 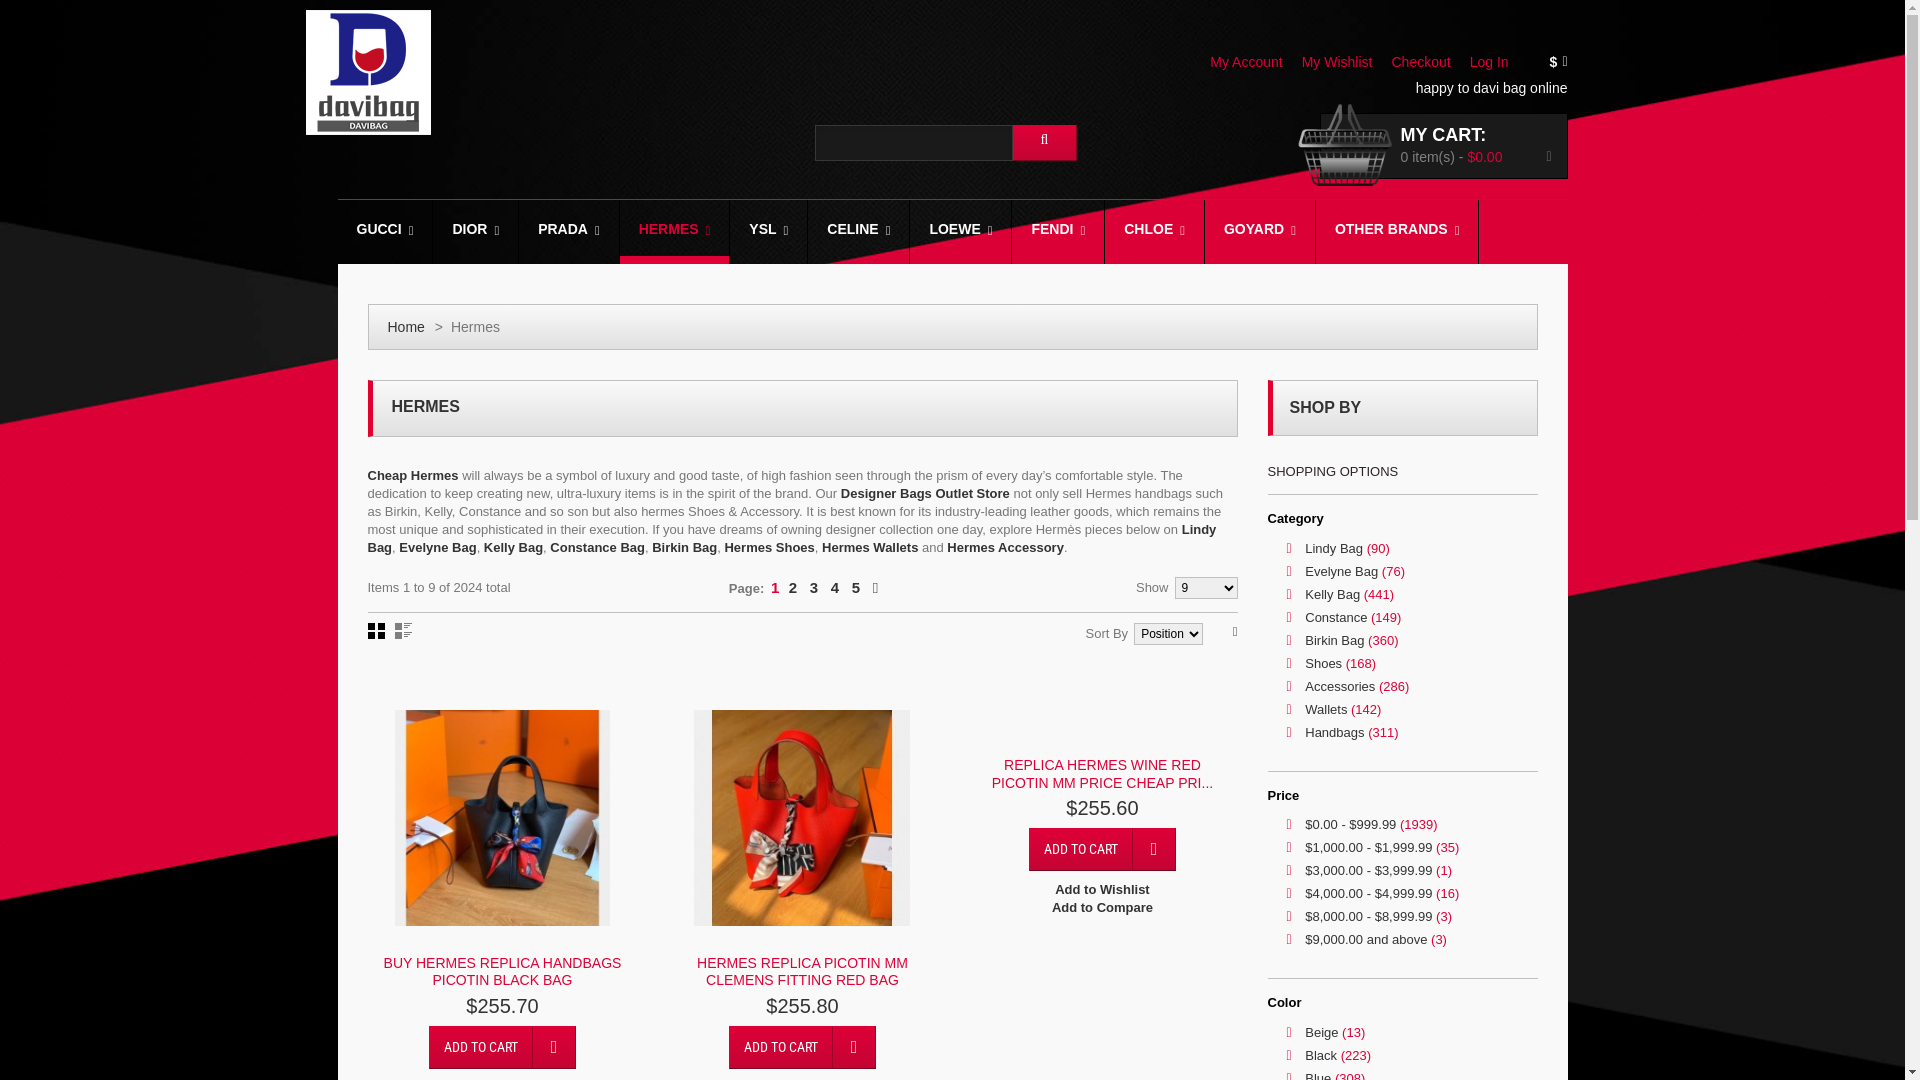 What do you see at coordinates (436, 547) in the screenshot?
I see `'Evelyne Bag'` at bounding box center [436, 547].